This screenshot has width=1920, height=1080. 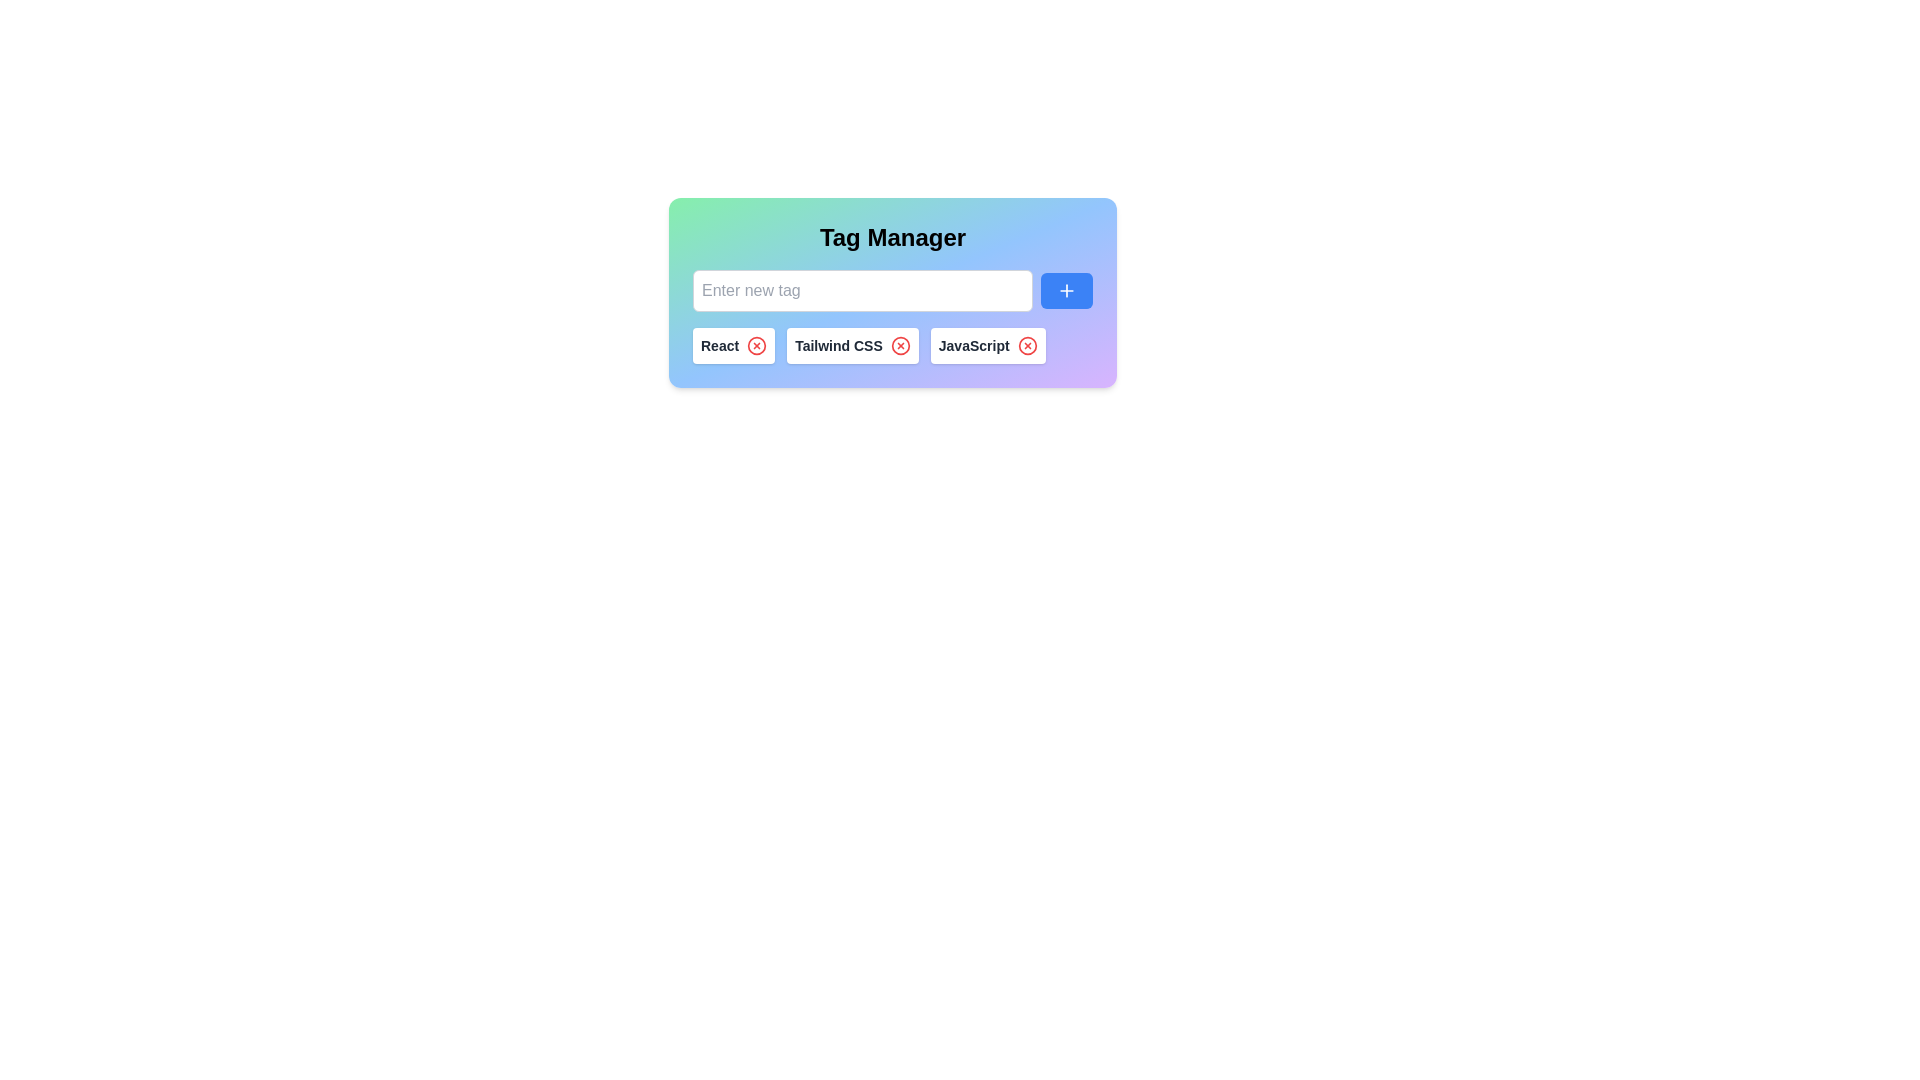 I want to click on the remove icon next to the tag labeled React, so click(x=756, y=345).